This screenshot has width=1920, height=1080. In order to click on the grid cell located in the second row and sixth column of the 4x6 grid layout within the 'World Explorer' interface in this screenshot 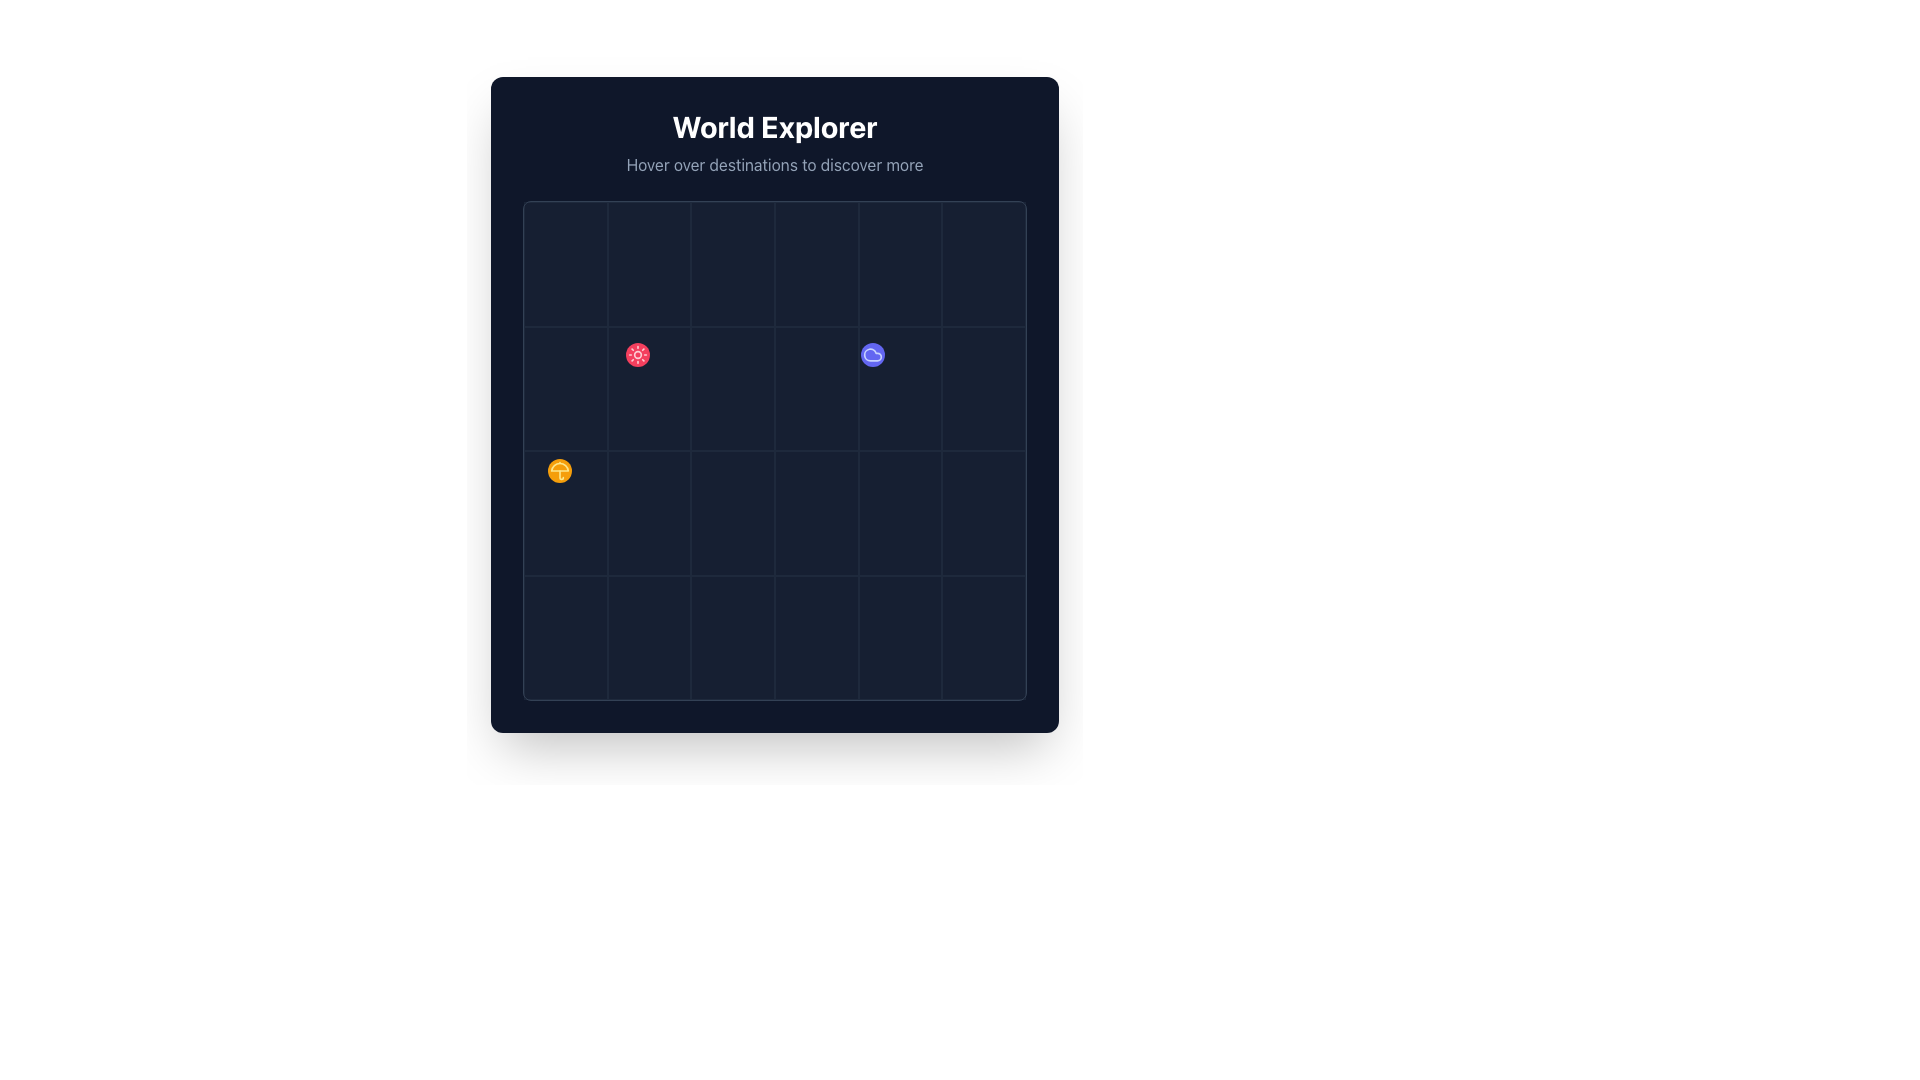, I will do `click(984, 388)`.